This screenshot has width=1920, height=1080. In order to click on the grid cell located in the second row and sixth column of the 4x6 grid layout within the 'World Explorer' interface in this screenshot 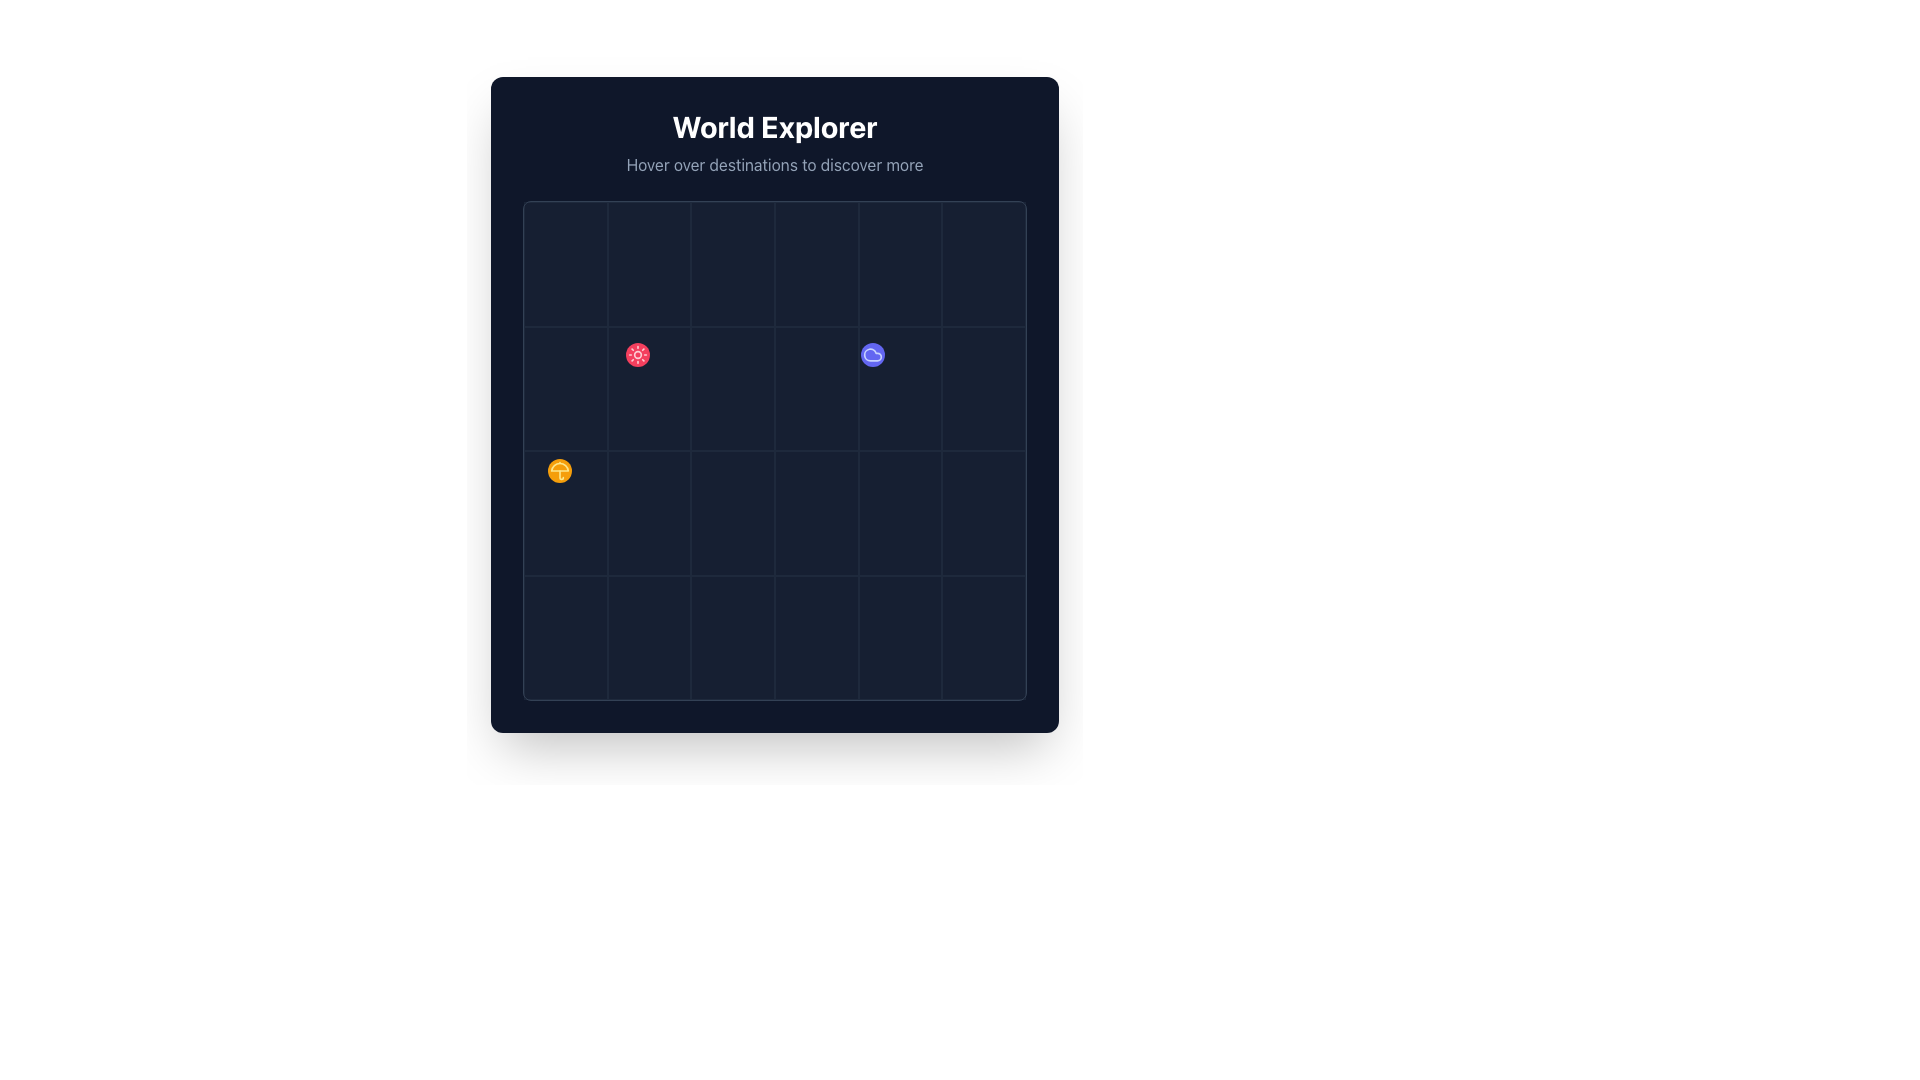, I will do `click(984, 388)`.